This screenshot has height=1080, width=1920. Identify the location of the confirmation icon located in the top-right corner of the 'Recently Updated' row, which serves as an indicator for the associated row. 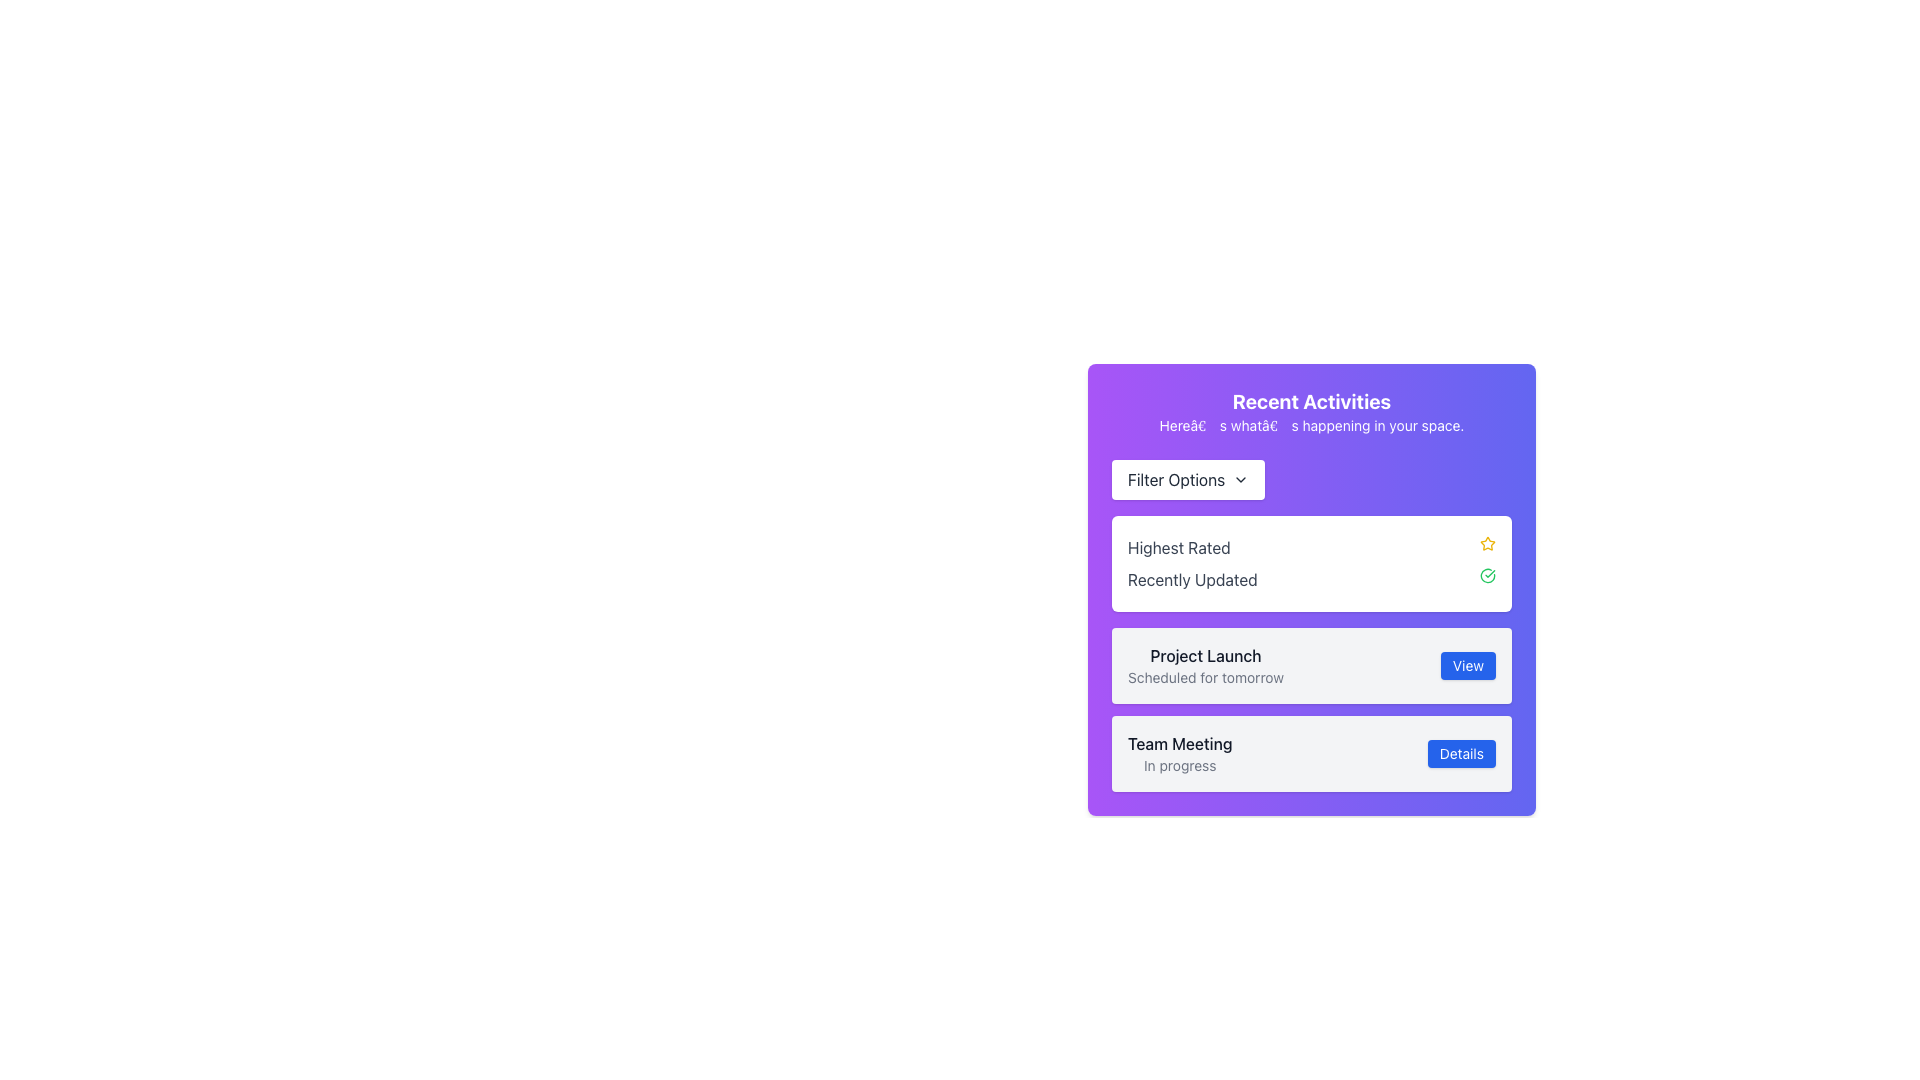
(1488, 575).